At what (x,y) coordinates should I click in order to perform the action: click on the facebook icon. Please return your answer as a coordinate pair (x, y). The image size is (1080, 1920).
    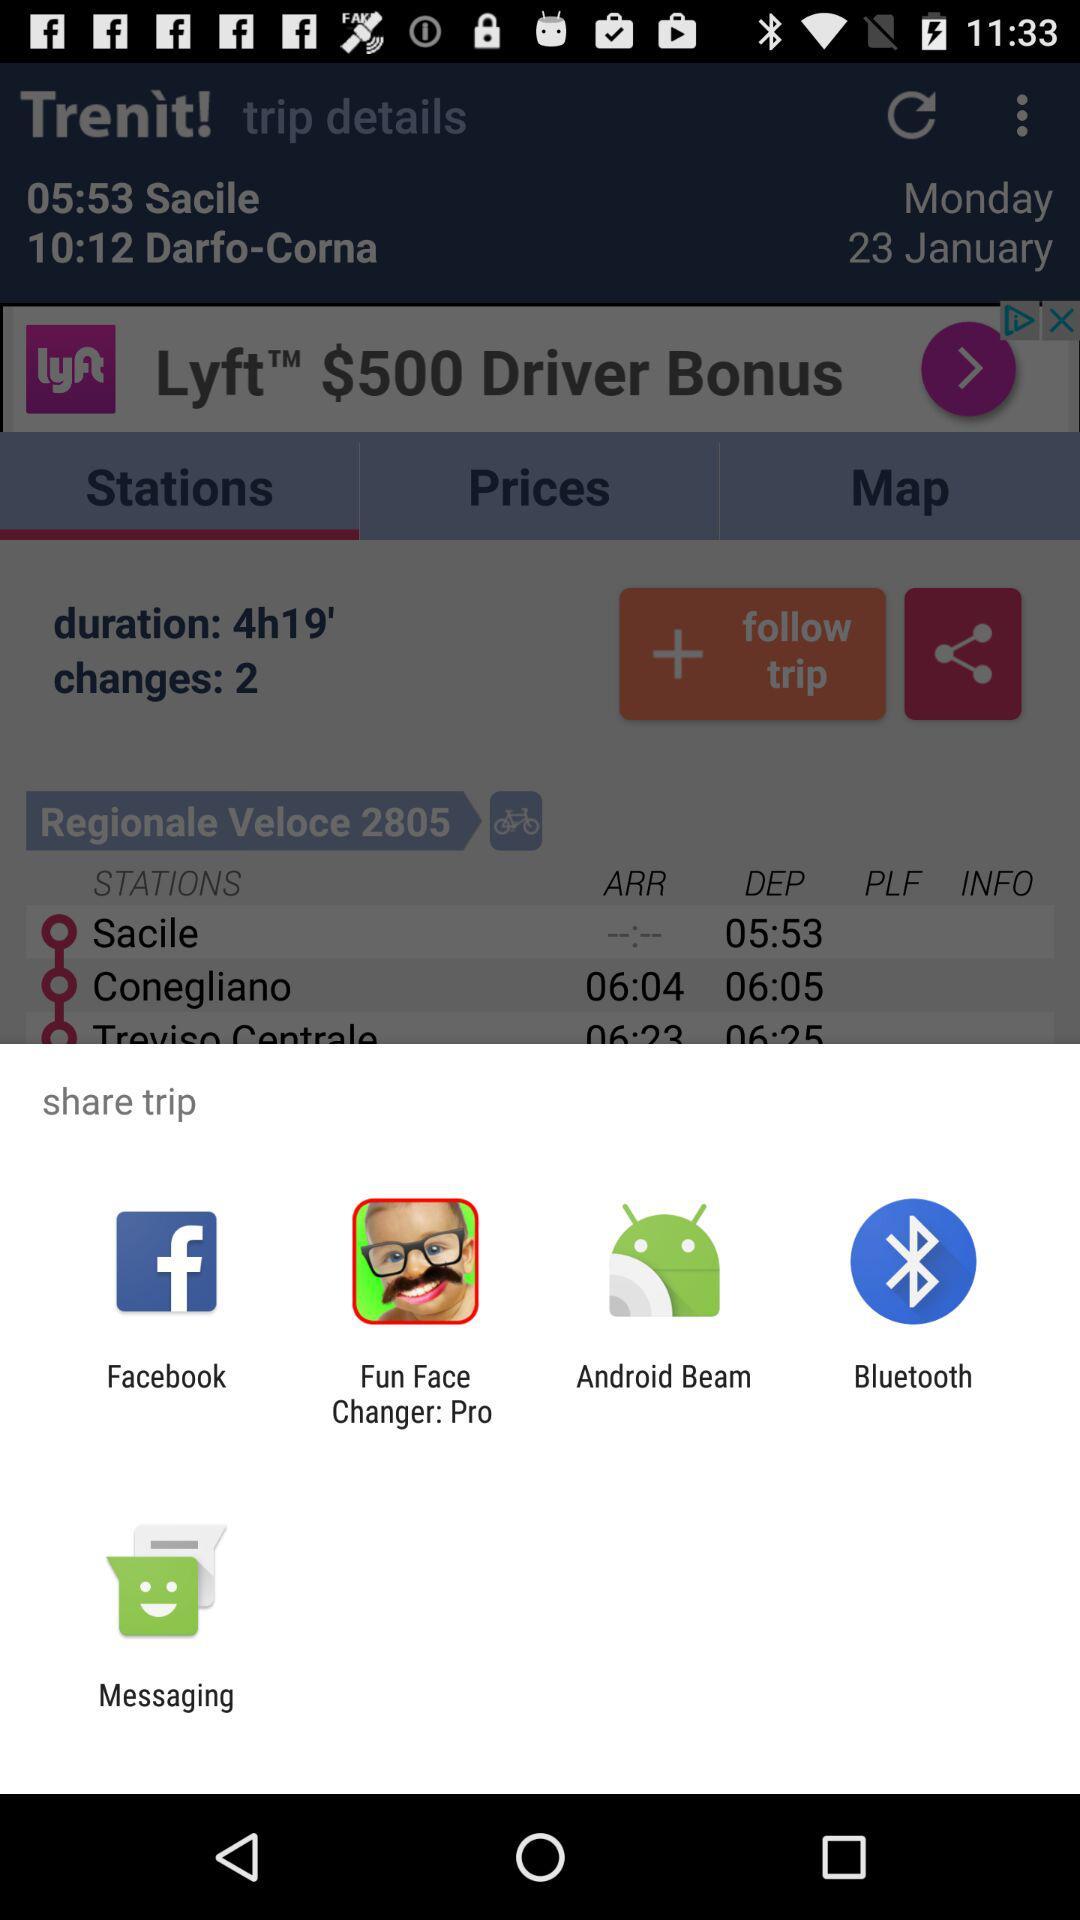
    Looking at the image, I should click on (165, 1392).